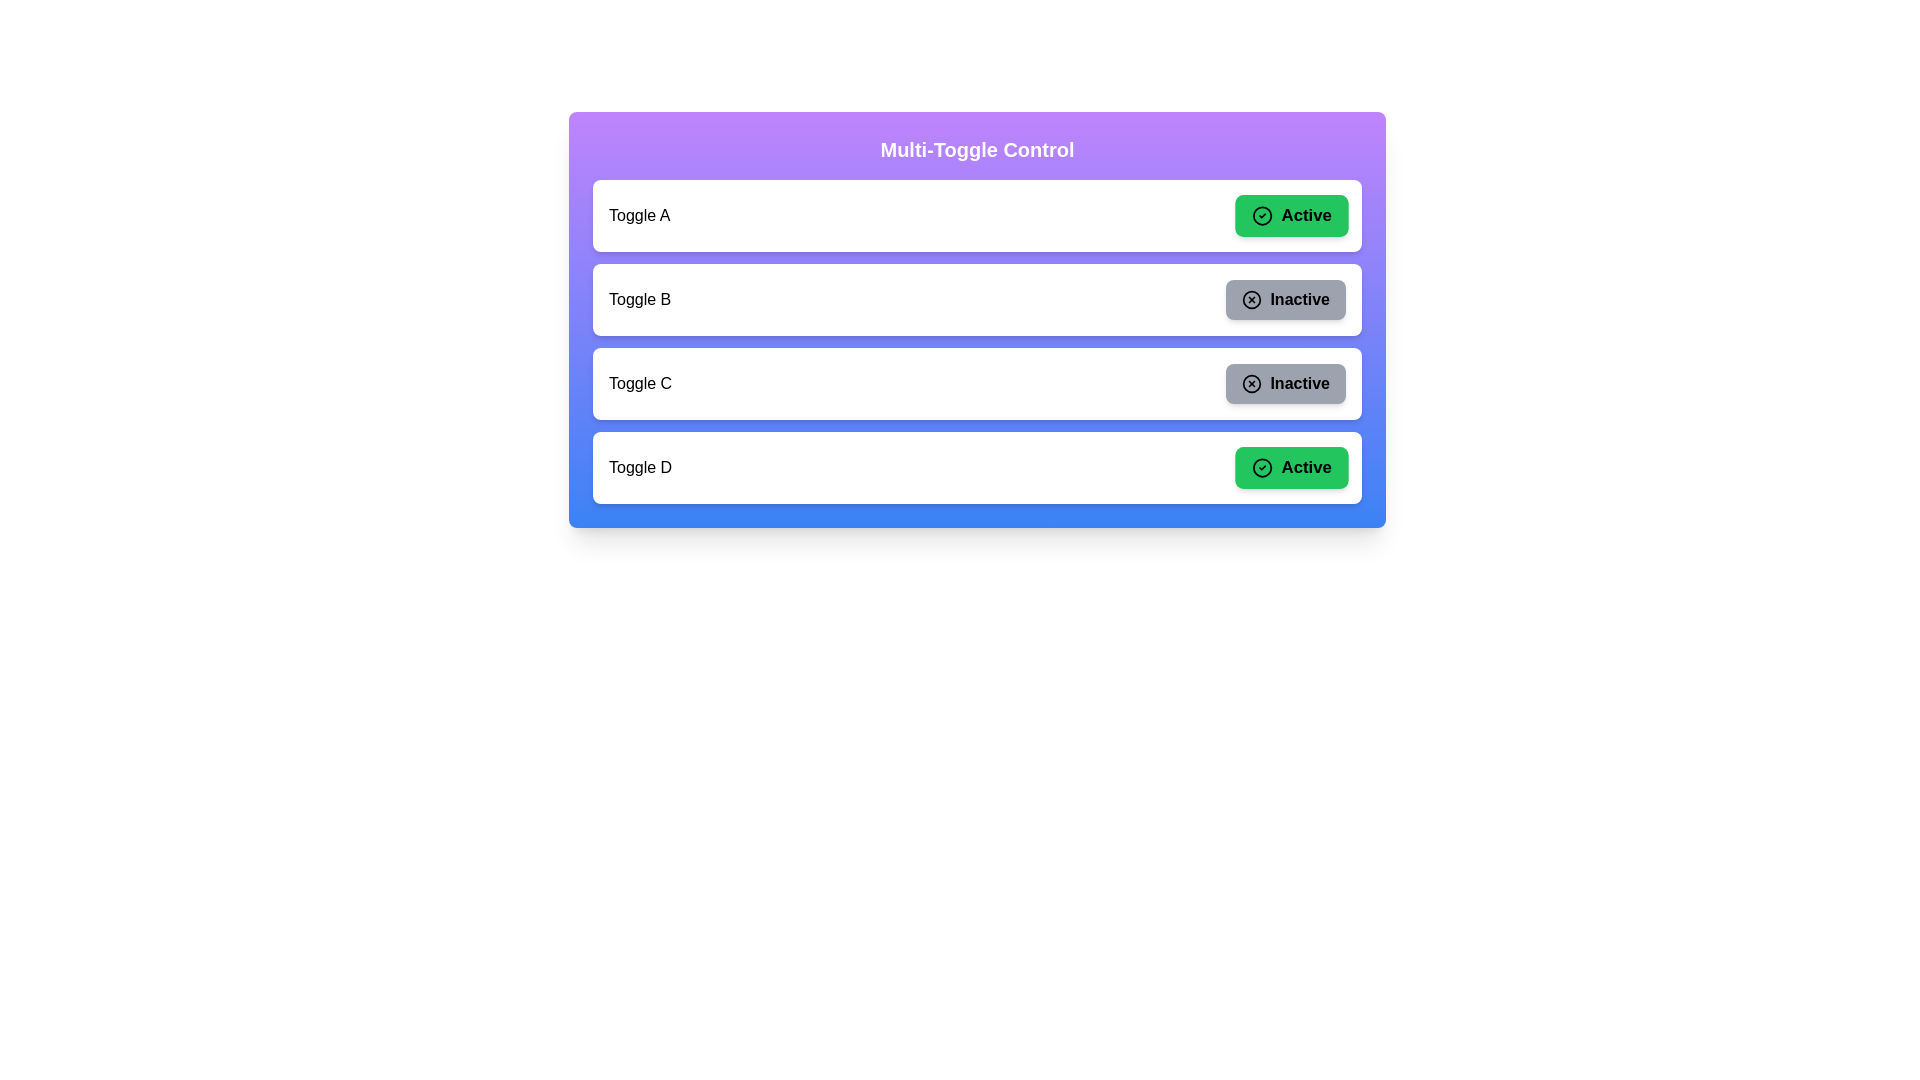 The height and width of the screenshot is (1080, 1920). Describe the element at coordinates (977, 319) in the screenshot. I see `the second toggle button in the 'Multi-Toggle Control' group to change its state` at that location.